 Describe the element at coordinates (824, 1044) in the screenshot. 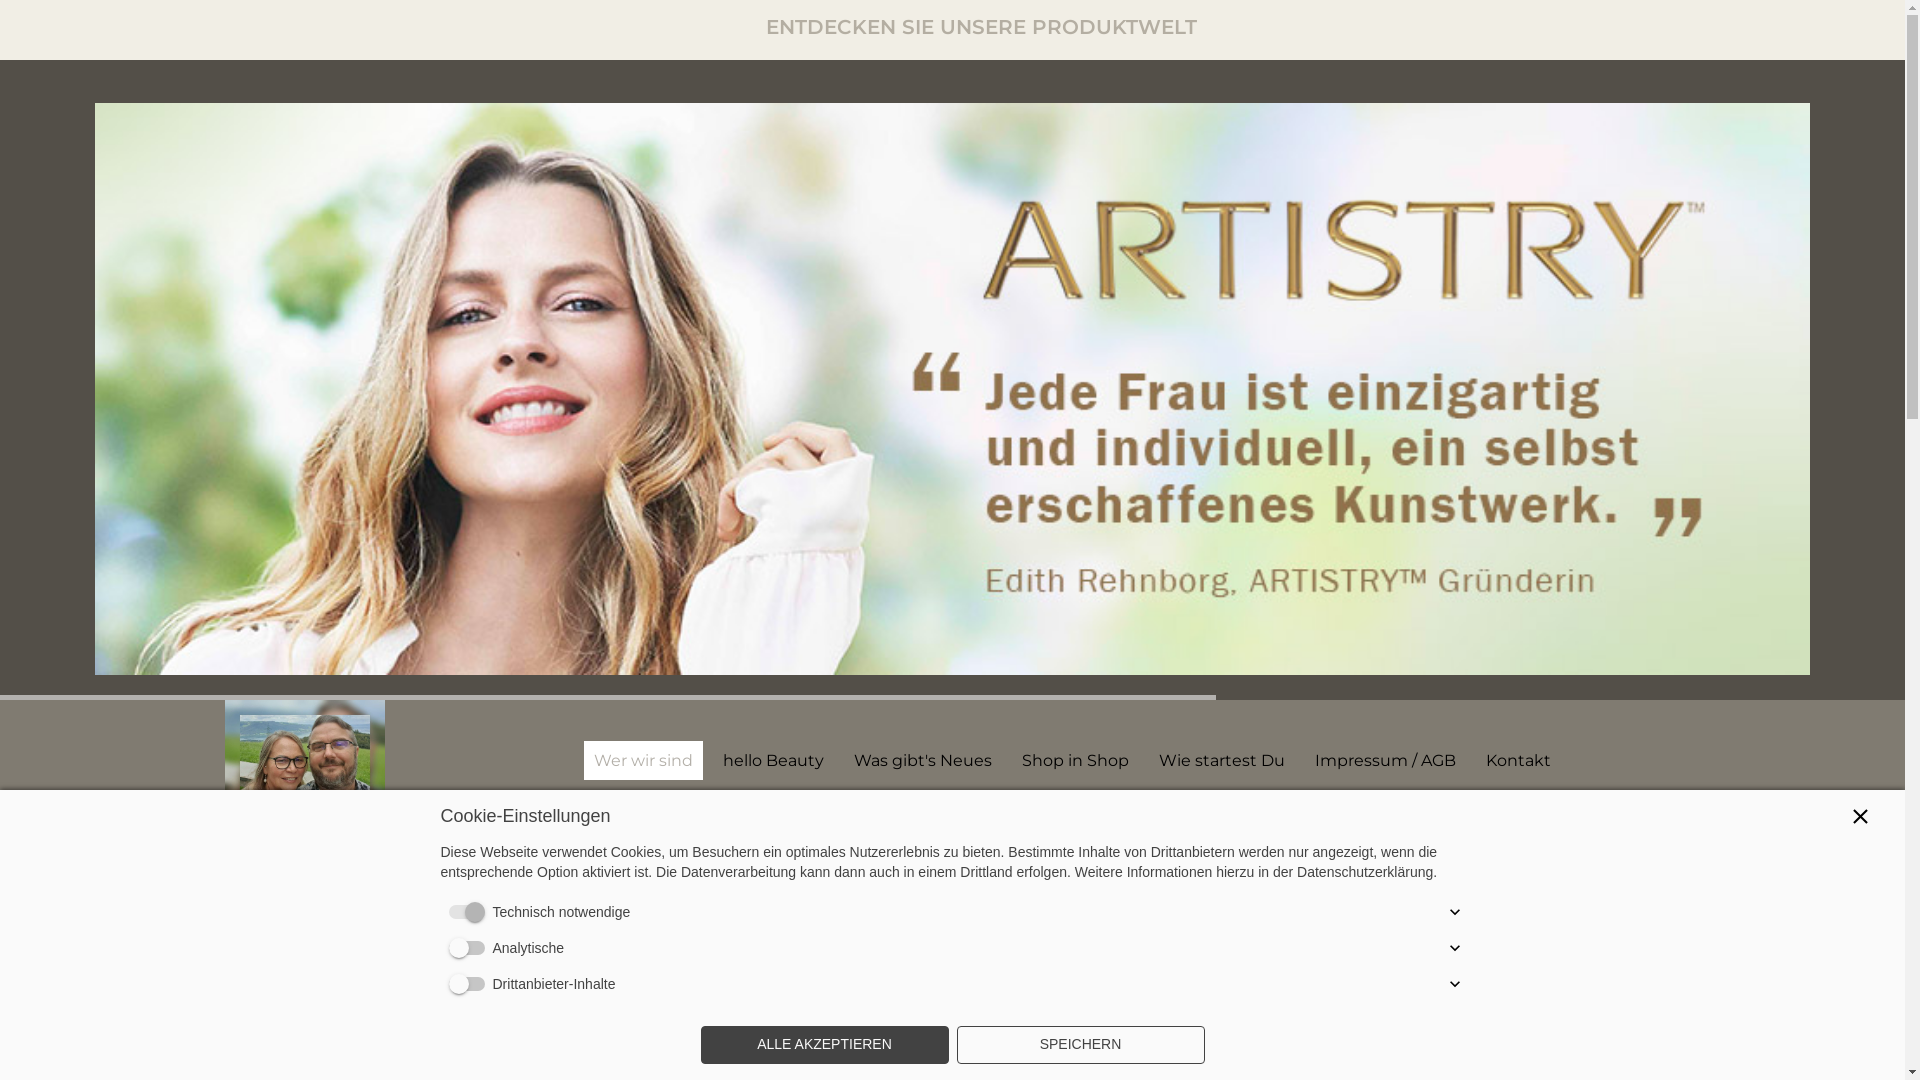

I see `'ALLE AKZEPTIEREN'` at that location.